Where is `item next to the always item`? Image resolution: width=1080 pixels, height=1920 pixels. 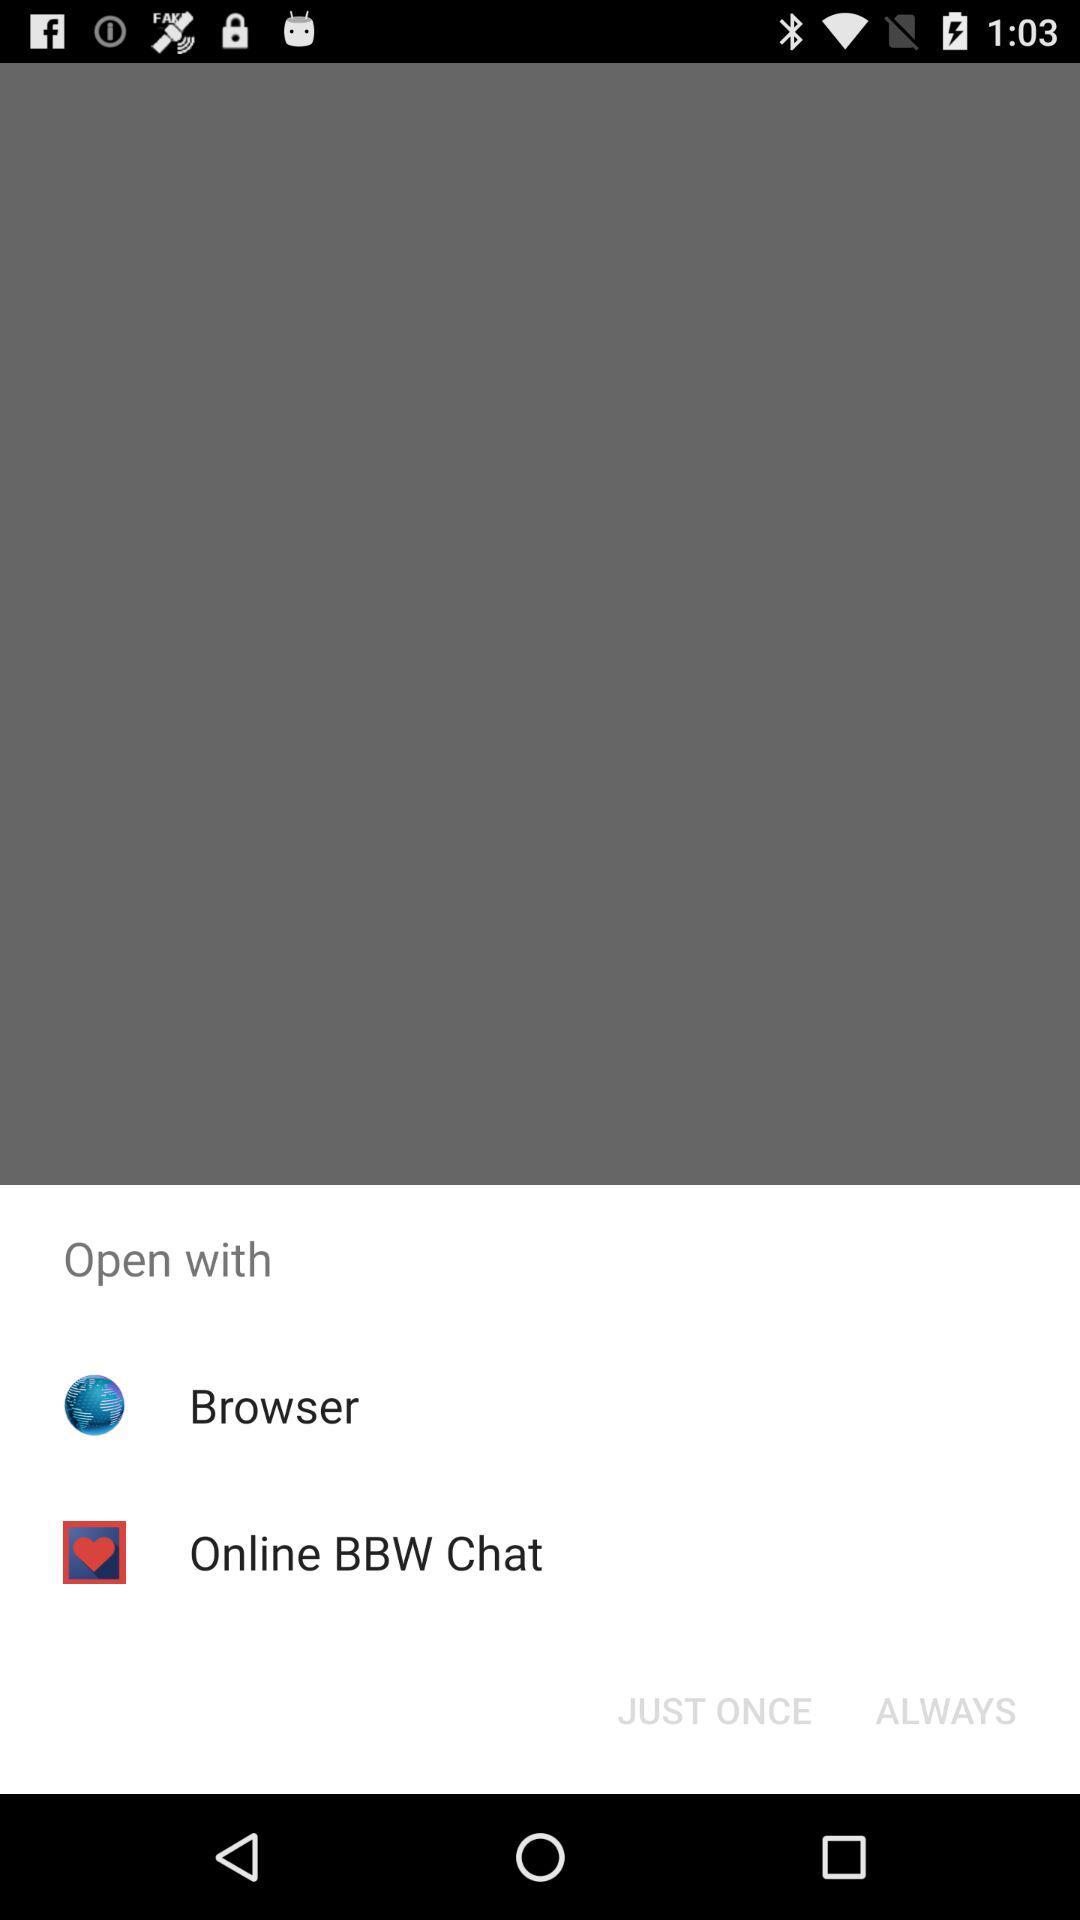 item next to the always item is located at coordinates (713, 1708).